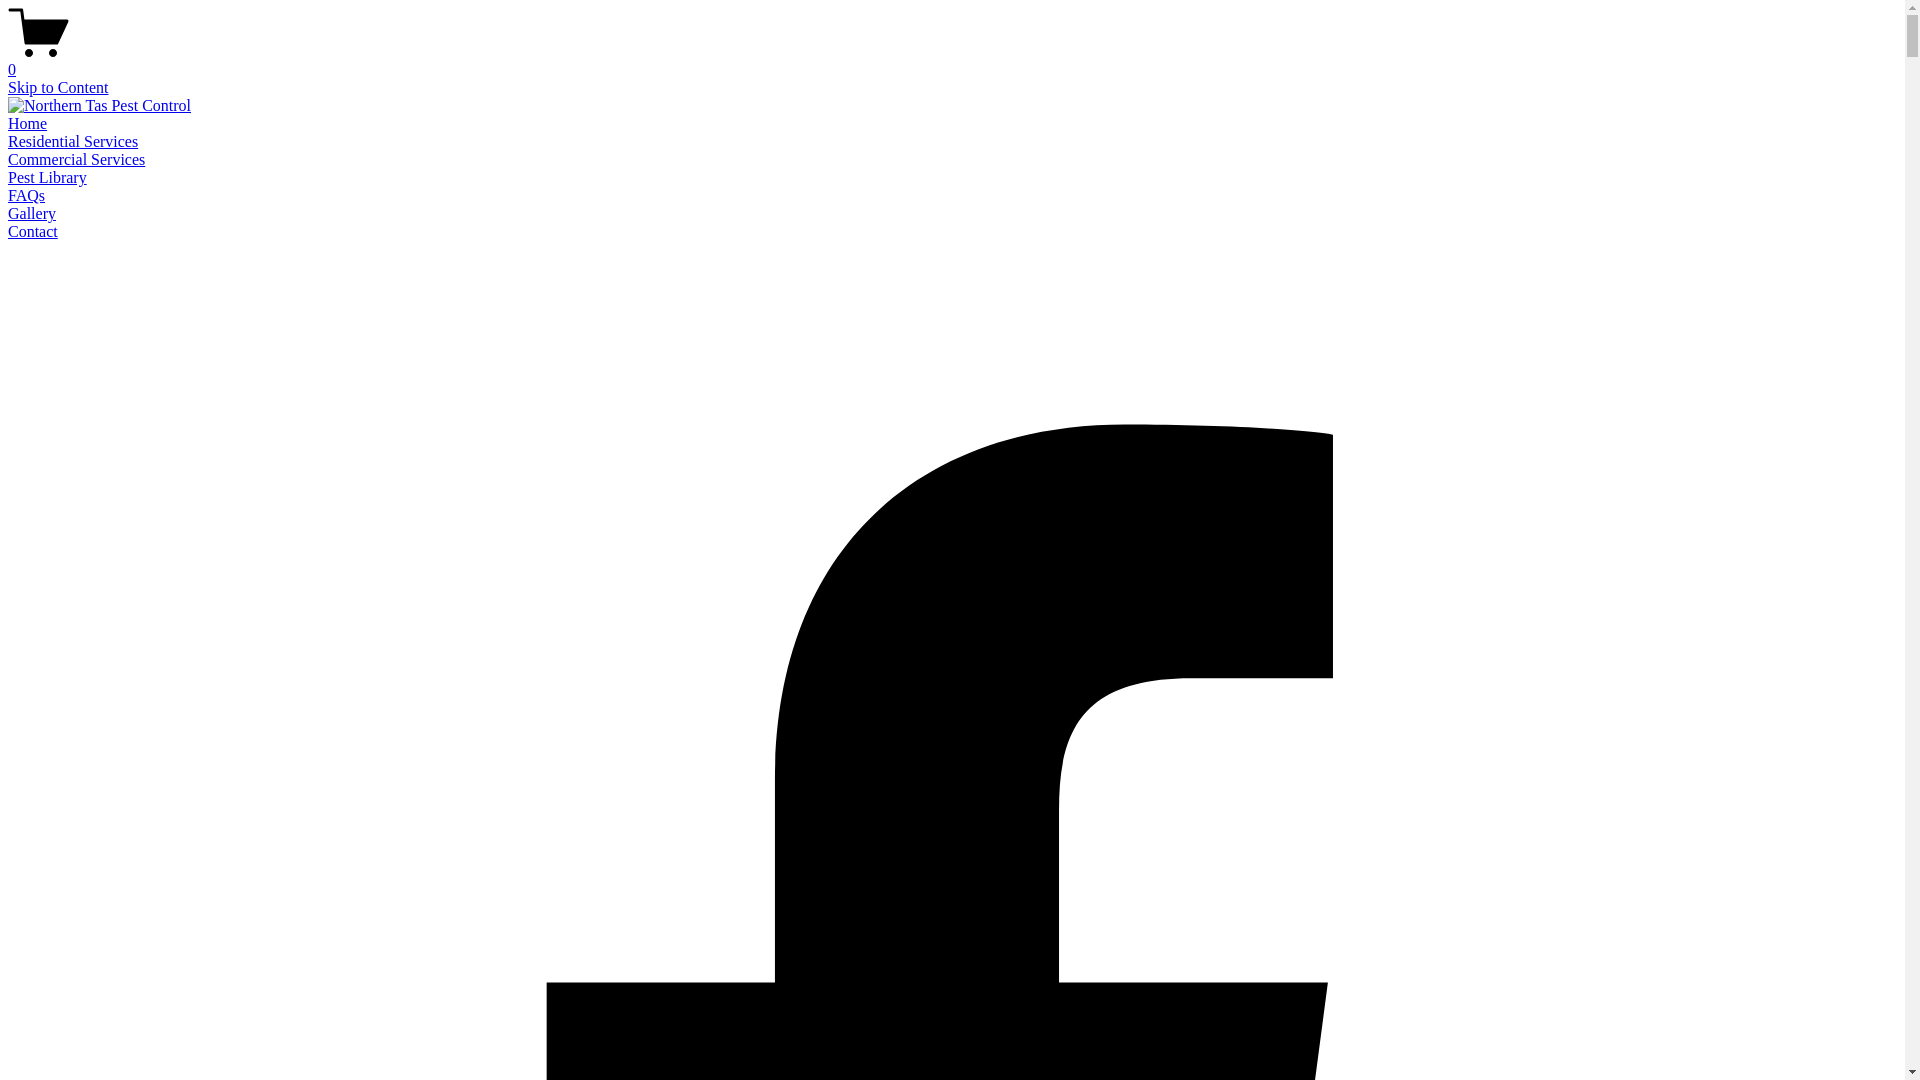  I want to click on '0', so click(8, 60).